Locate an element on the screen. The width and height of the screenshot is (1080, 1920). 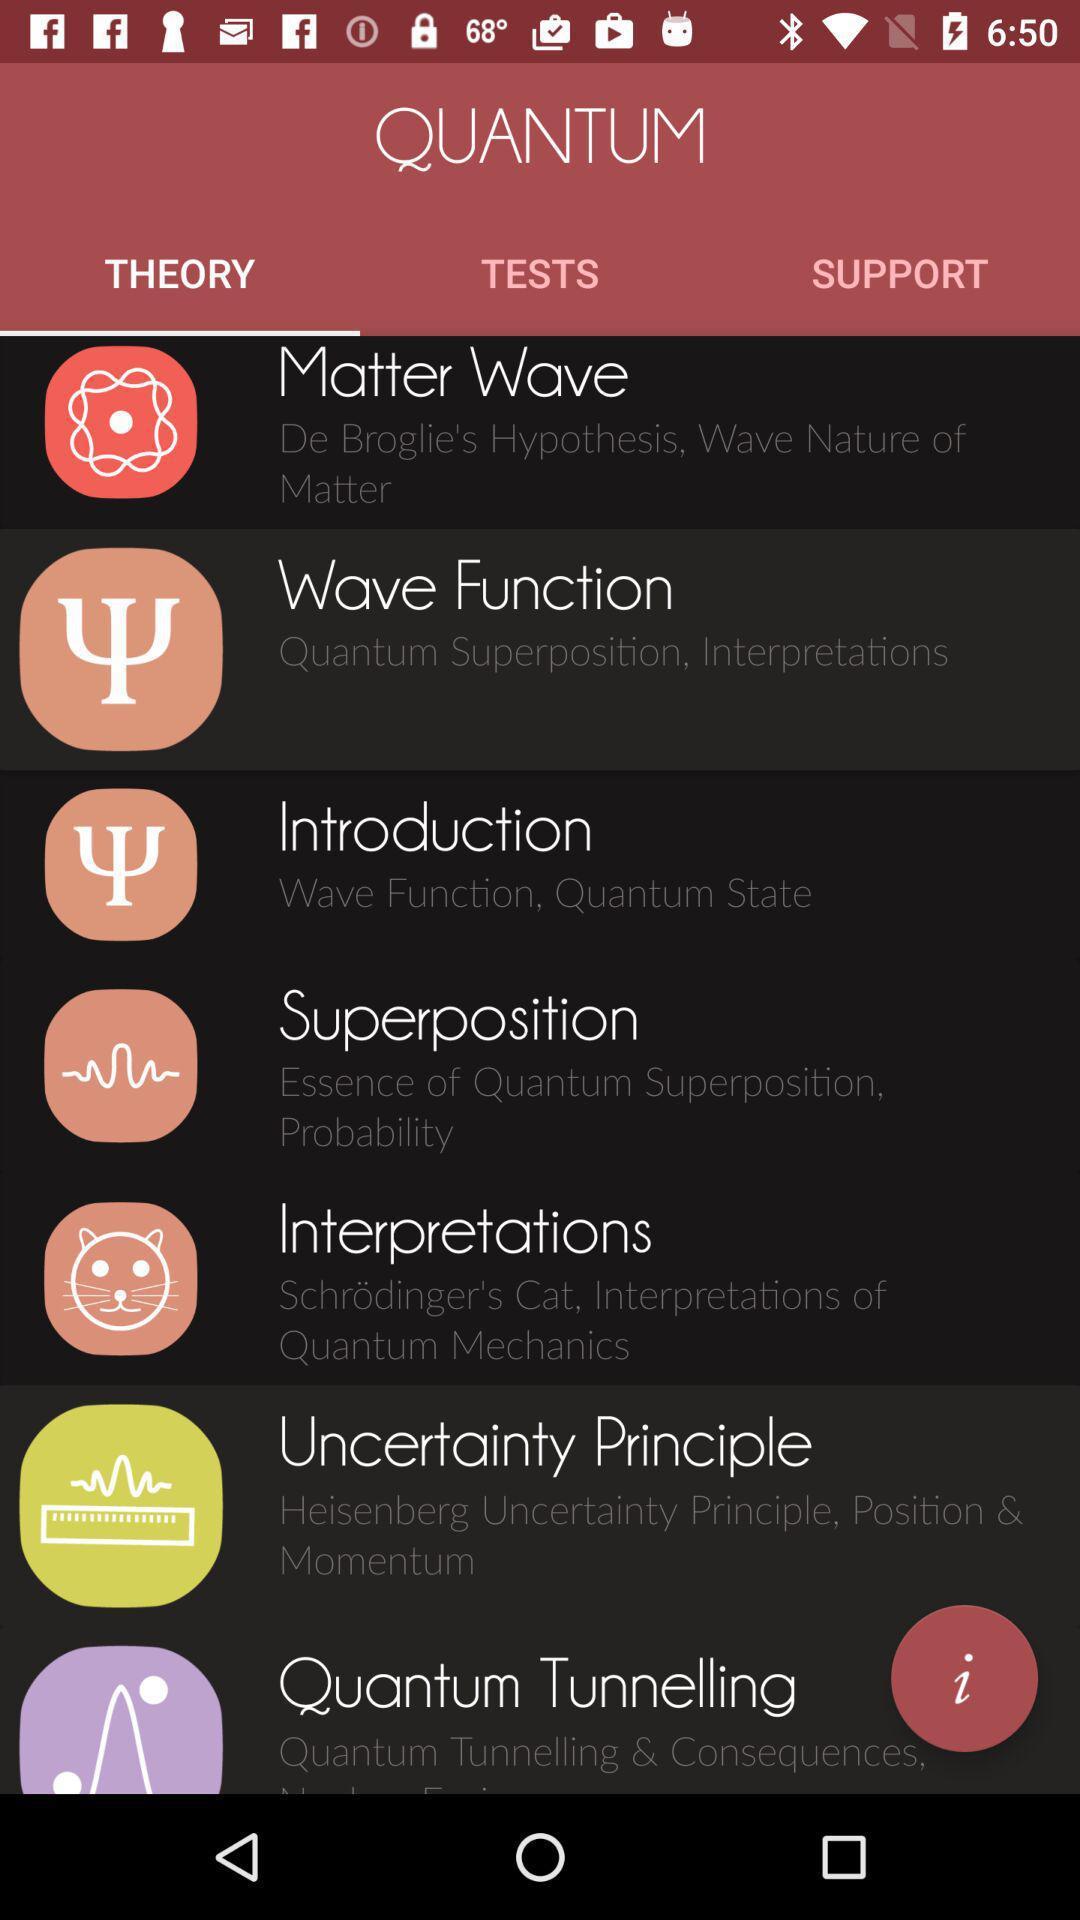
the item to the left of the quantum tunnelling item is located at coordinates (120, 1717).